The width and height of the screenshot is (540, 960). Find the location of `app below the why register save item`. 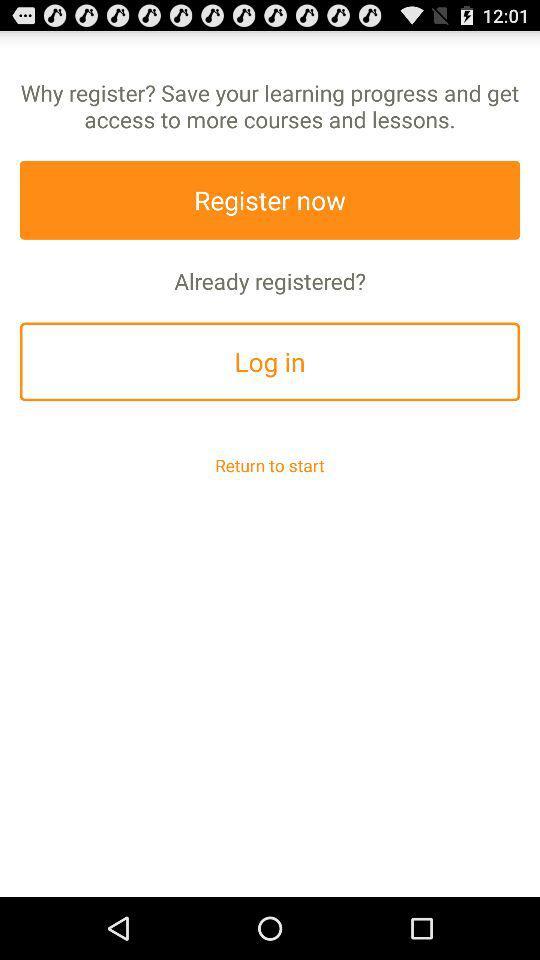

app below the why register save item is located at coordinates (270, 200).